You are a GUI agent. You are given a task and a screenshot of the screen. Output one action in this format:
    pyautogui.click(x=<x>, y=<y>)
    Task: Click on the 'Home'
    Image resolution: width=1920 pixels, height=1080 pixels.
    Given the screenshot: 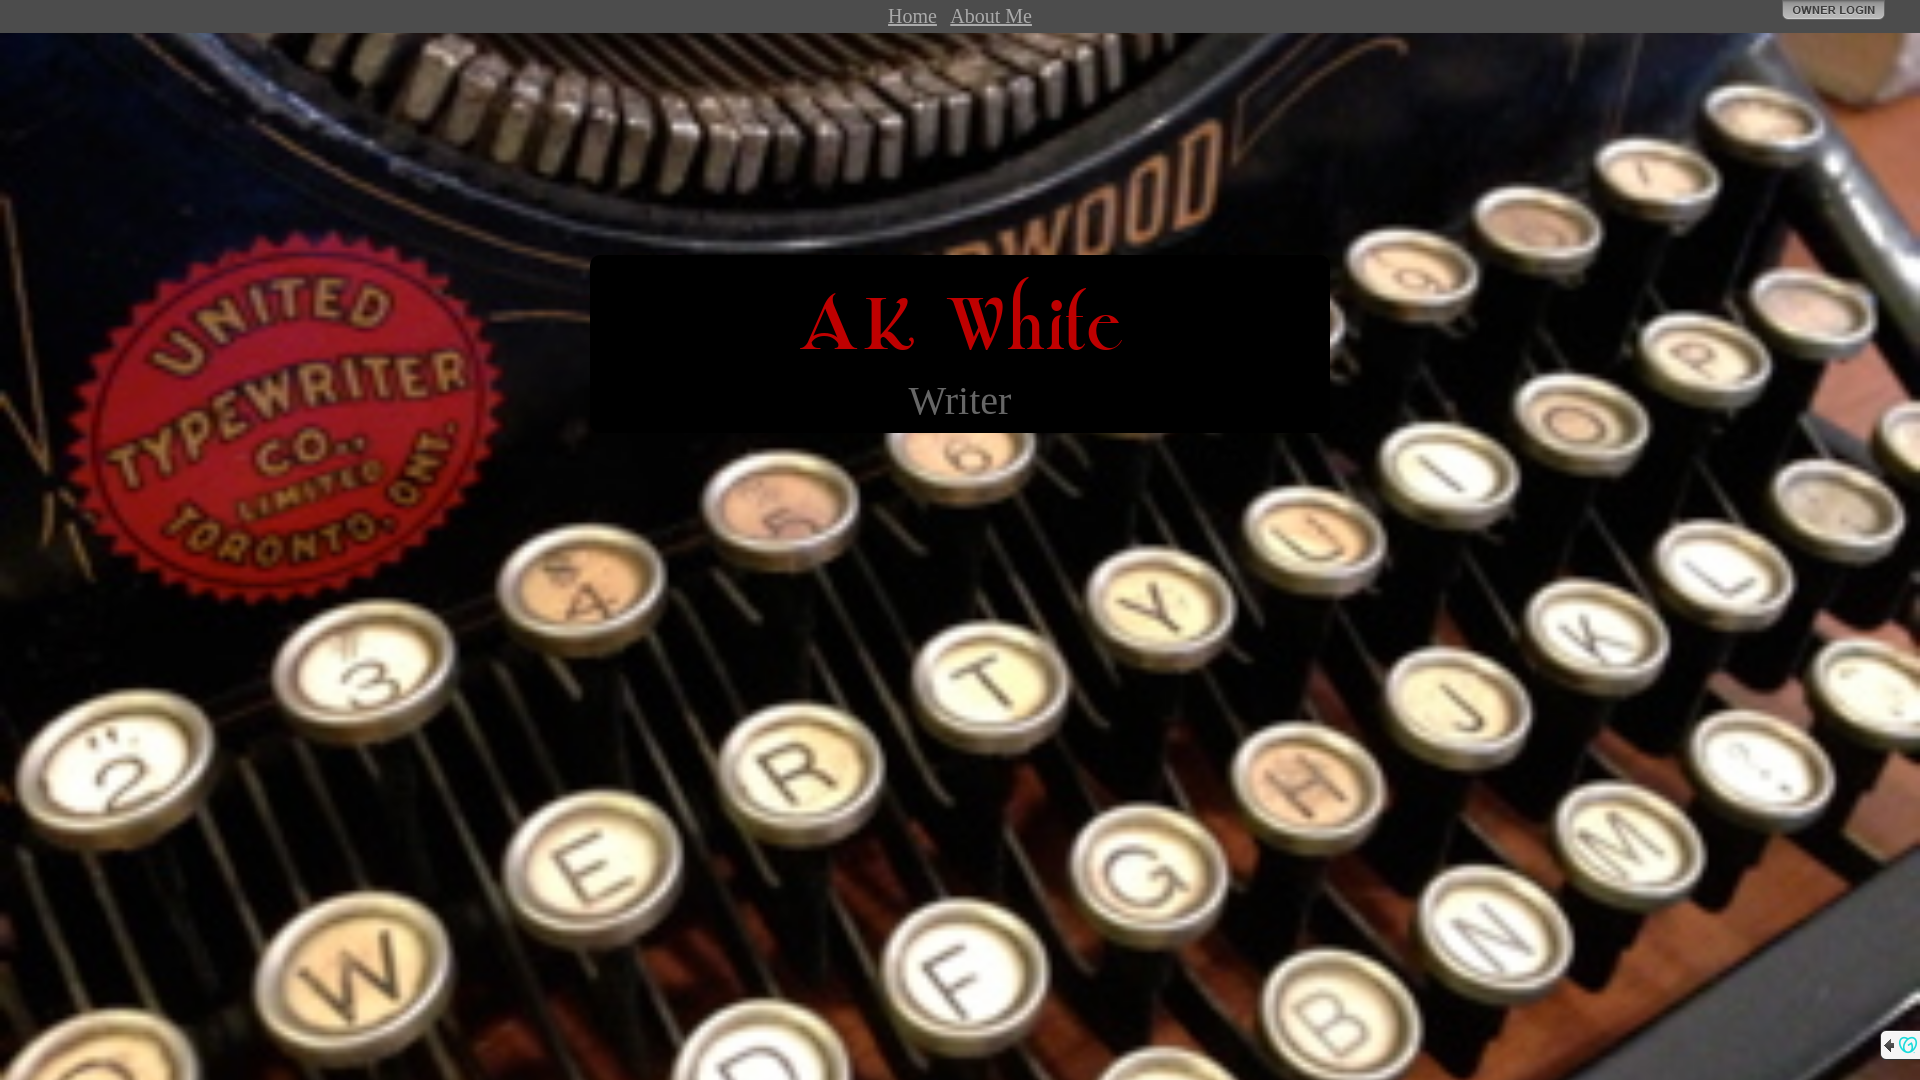 What is the action you would take?
    pyautogui.click(x=911, y=15)
    